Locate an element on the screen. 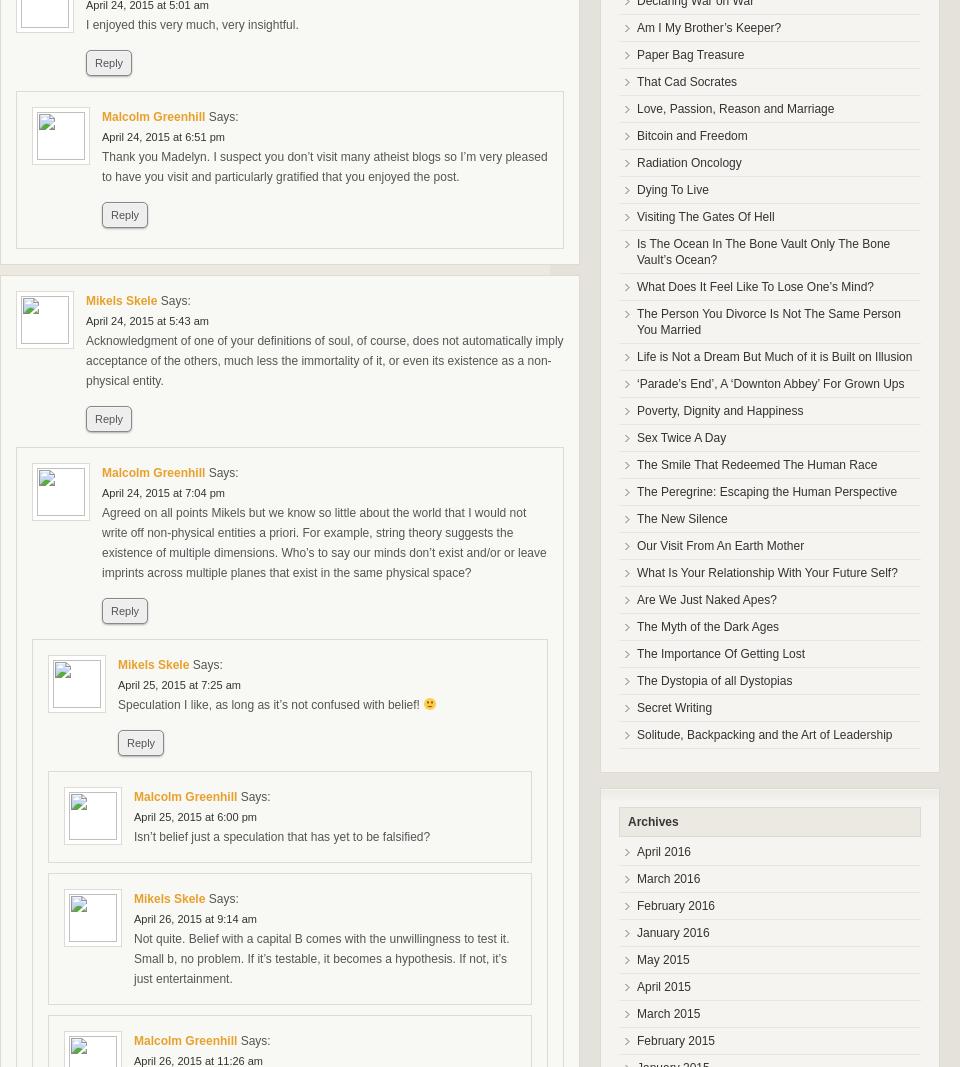 The image size is (960, 1067). 'Am I My Brother’s Keeper?' is located at coordinates (635, 26).